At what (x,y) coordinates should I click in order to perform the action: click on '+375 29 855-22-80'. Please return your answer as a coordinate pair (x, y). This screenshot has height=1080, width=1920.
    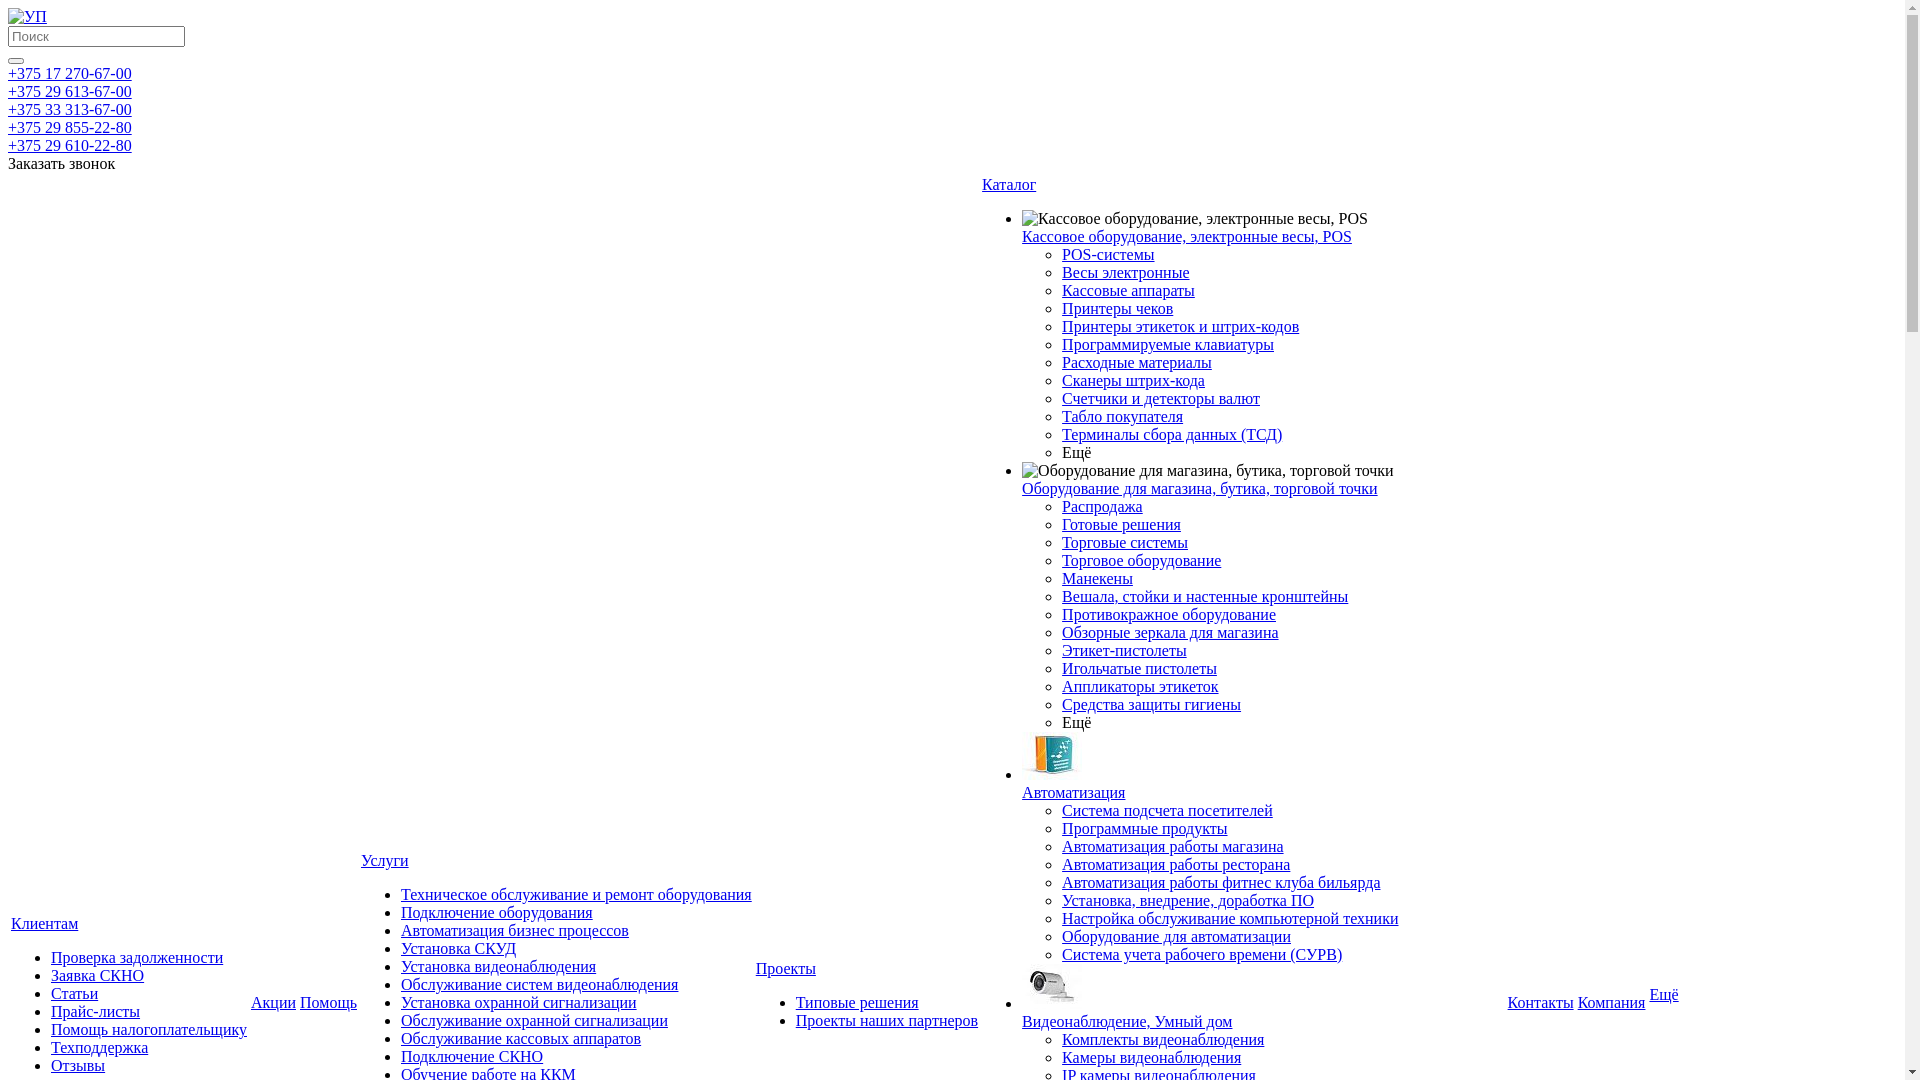
    Looking at the image, I should click on (70, 127).